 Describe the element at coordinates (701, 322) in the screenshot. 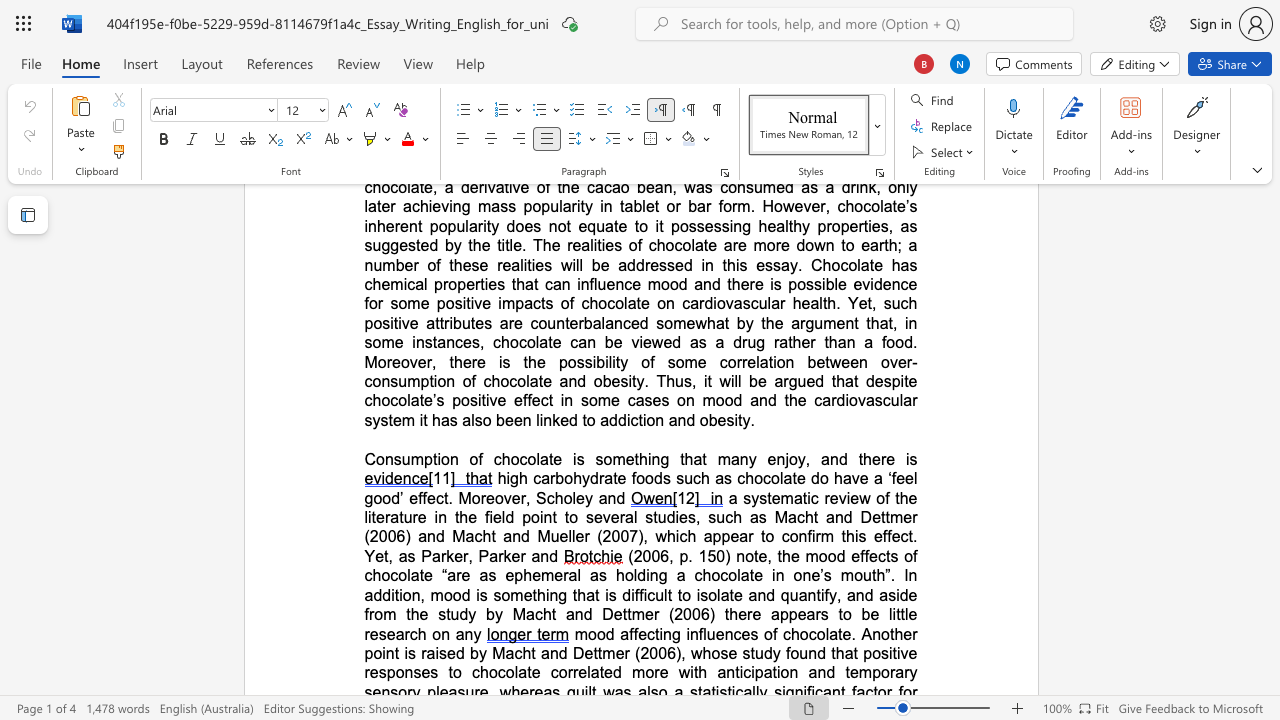

I see `the 1th character "w" in the text` at that location.